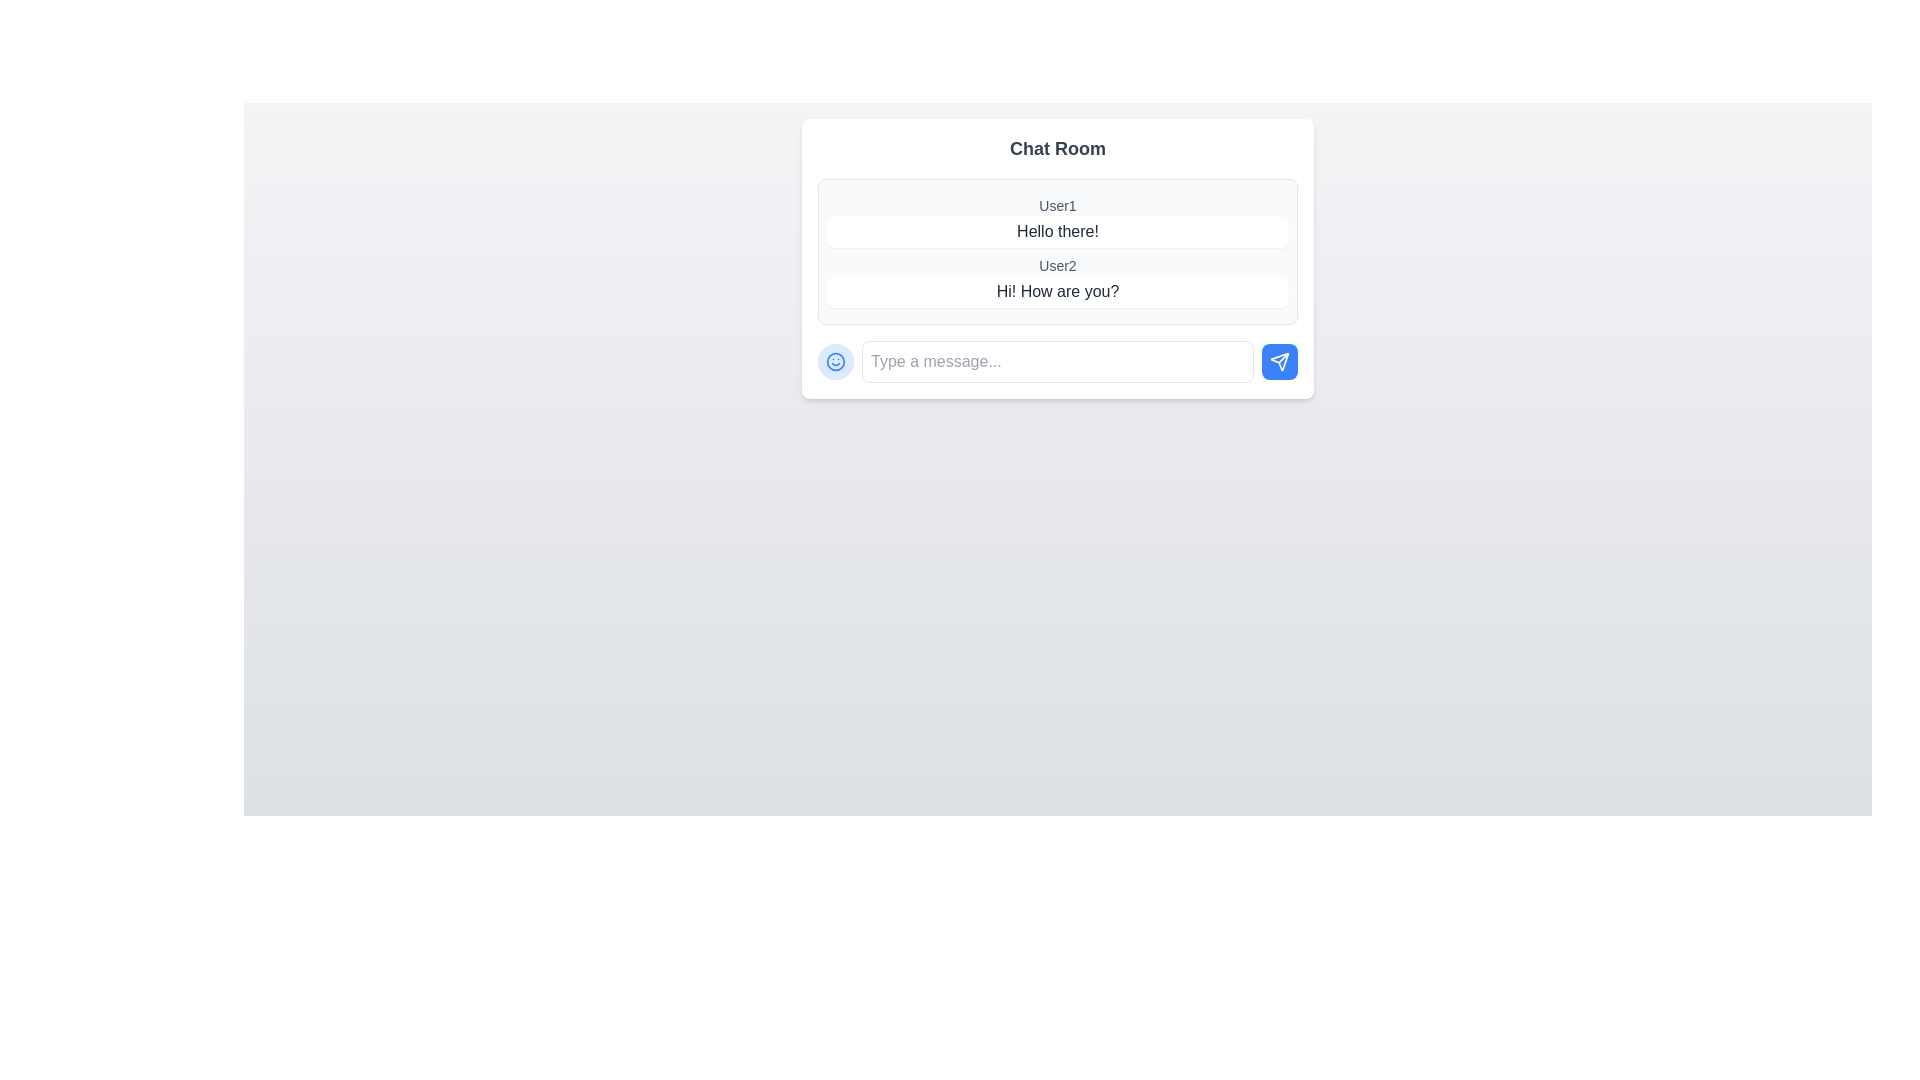 The image size is (1920, 1080). Describe the element at coordinates (1280, 362) in the screenshot. I see `the blue outlined airplane icon at the bottom right of the chat interface to send a message` at that location.